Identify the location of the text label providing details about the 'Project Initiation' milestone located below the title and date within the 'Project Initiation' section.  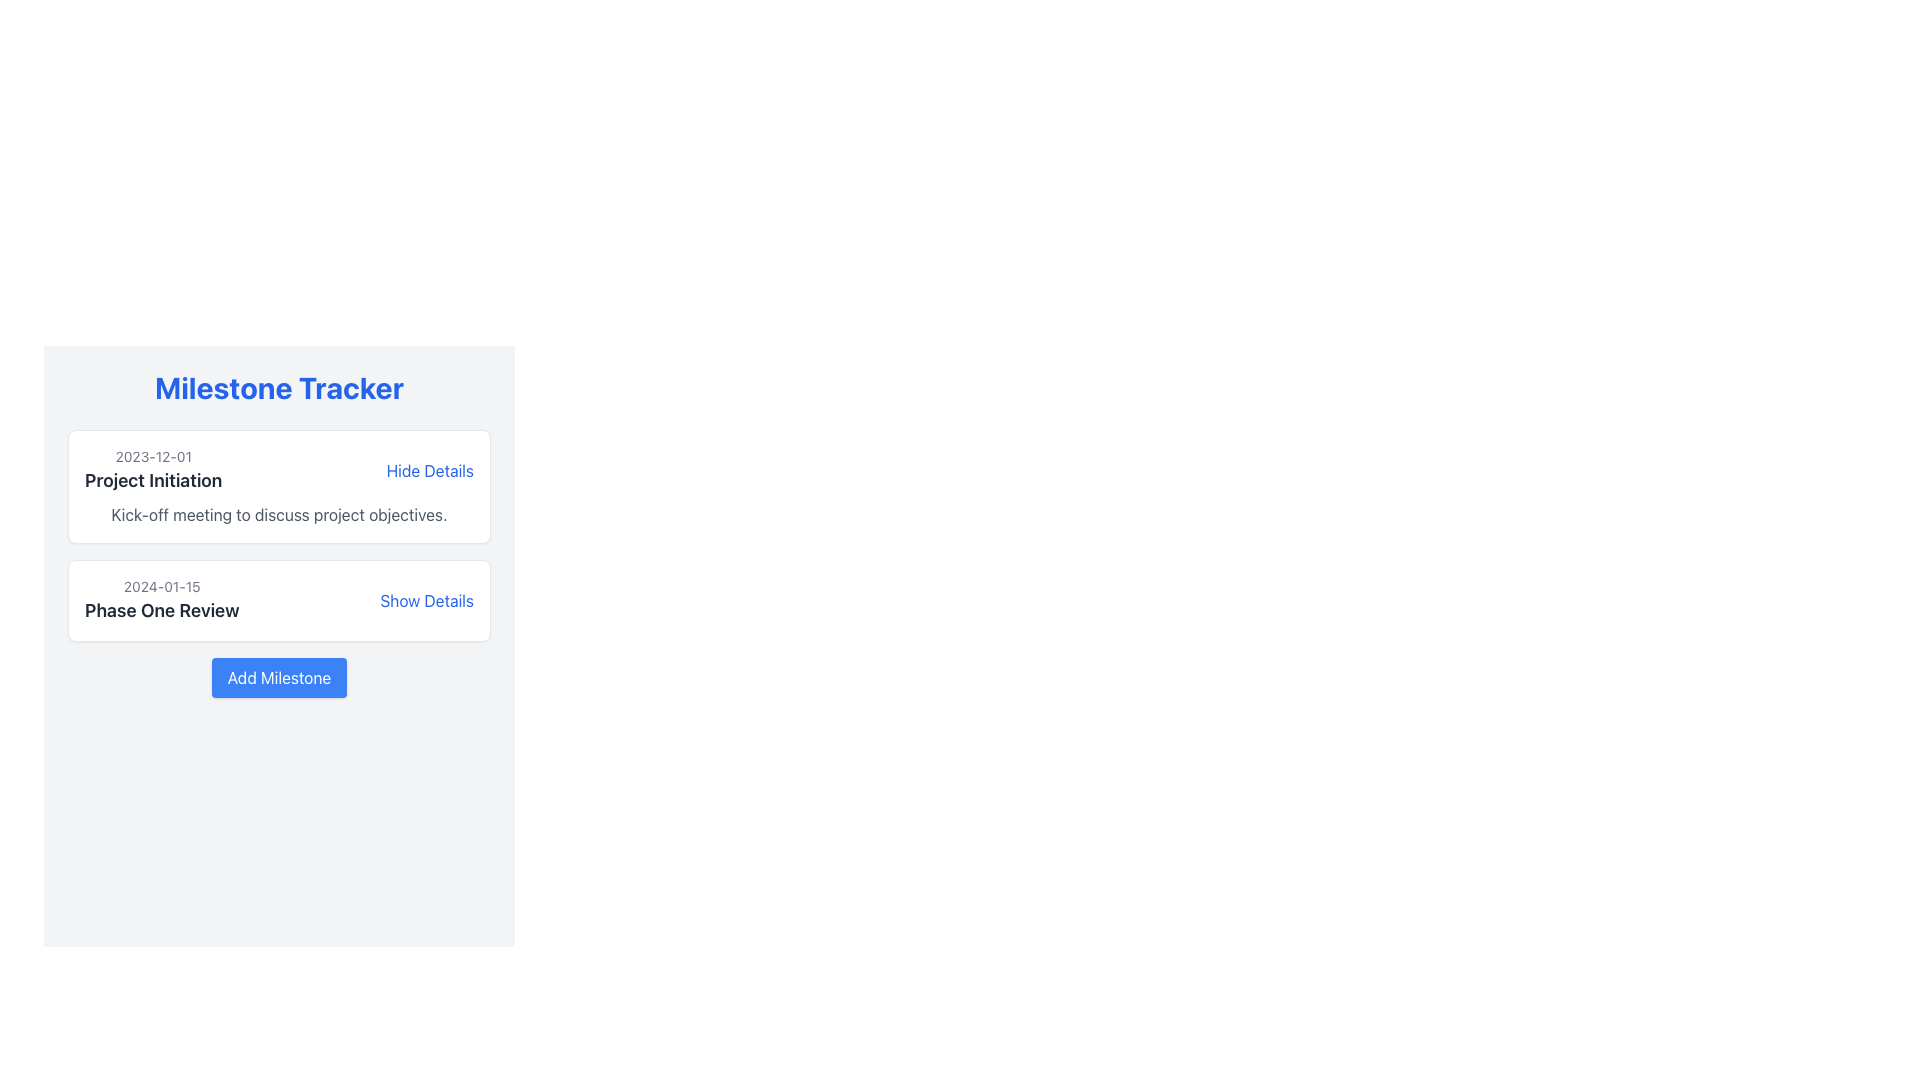
(278, 514).